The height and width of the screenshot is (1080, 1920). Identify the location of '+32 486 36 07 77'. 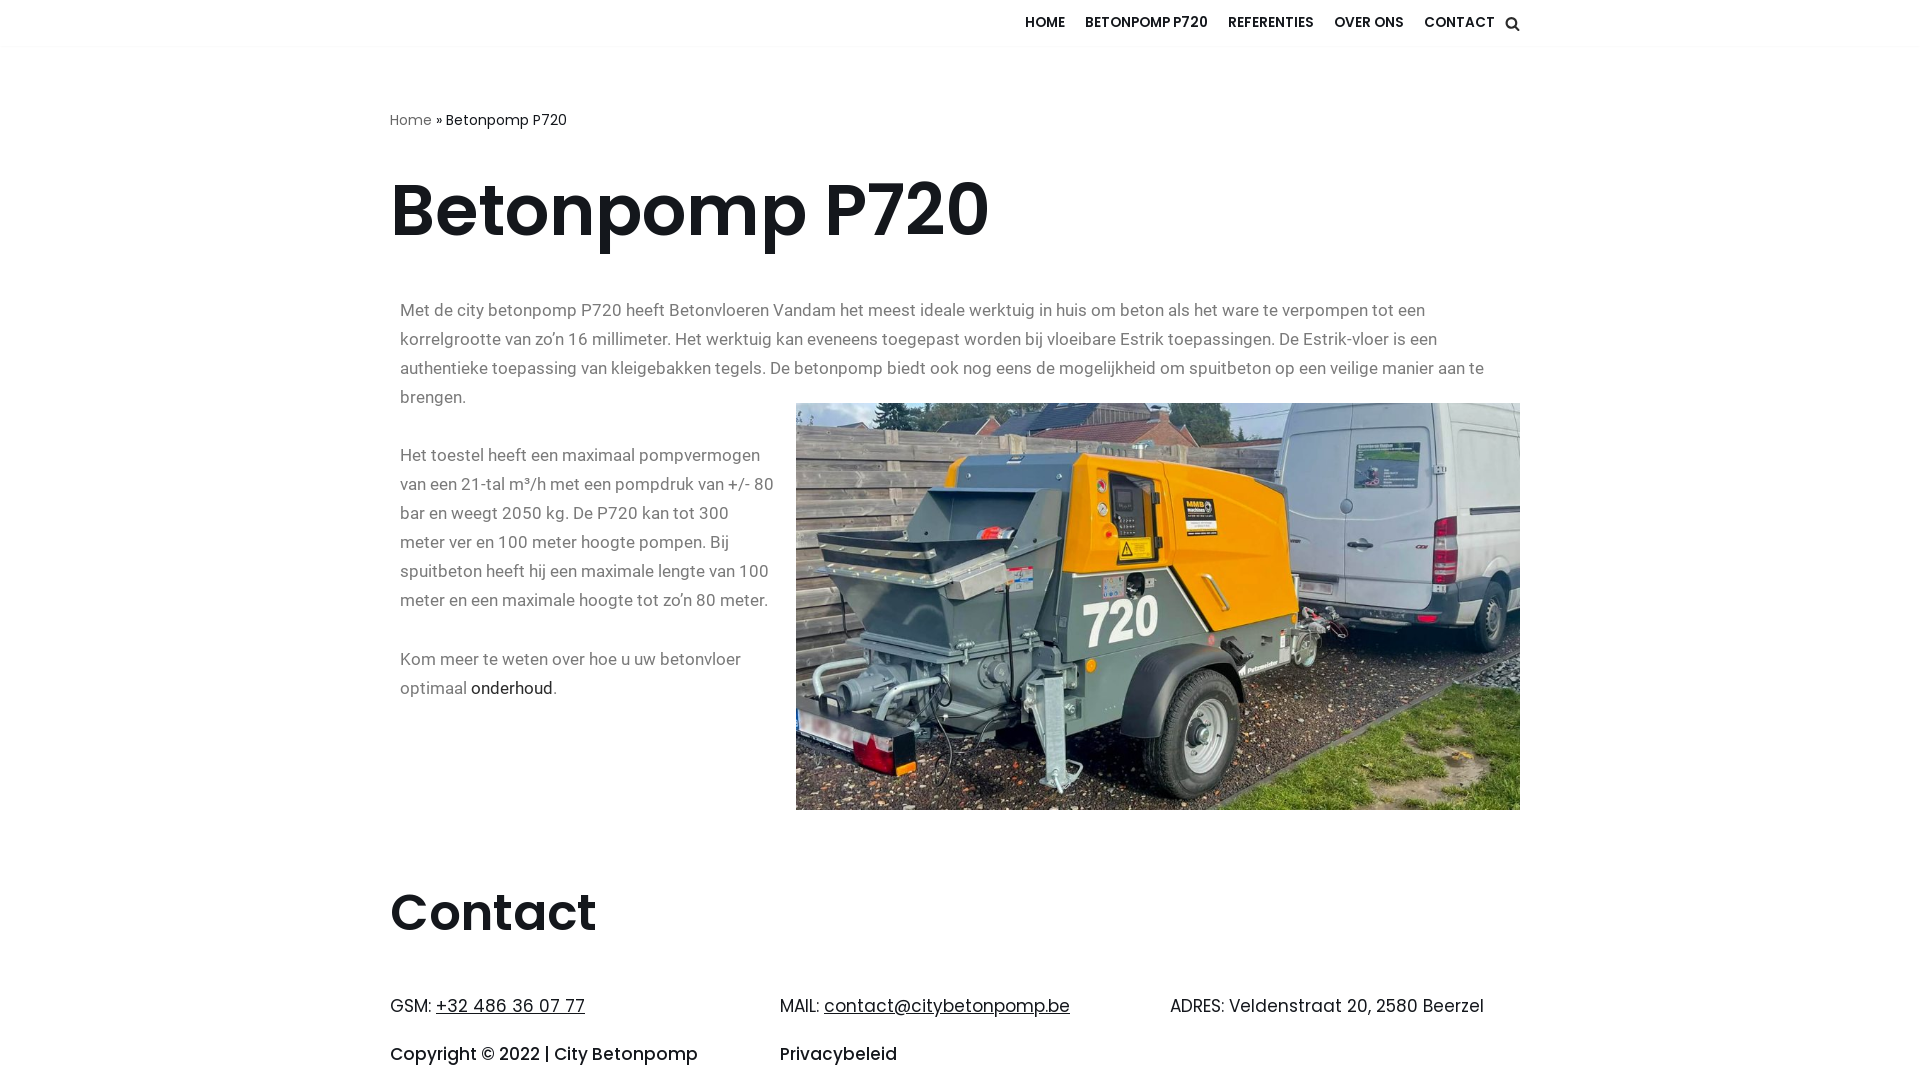
(435, 1006).